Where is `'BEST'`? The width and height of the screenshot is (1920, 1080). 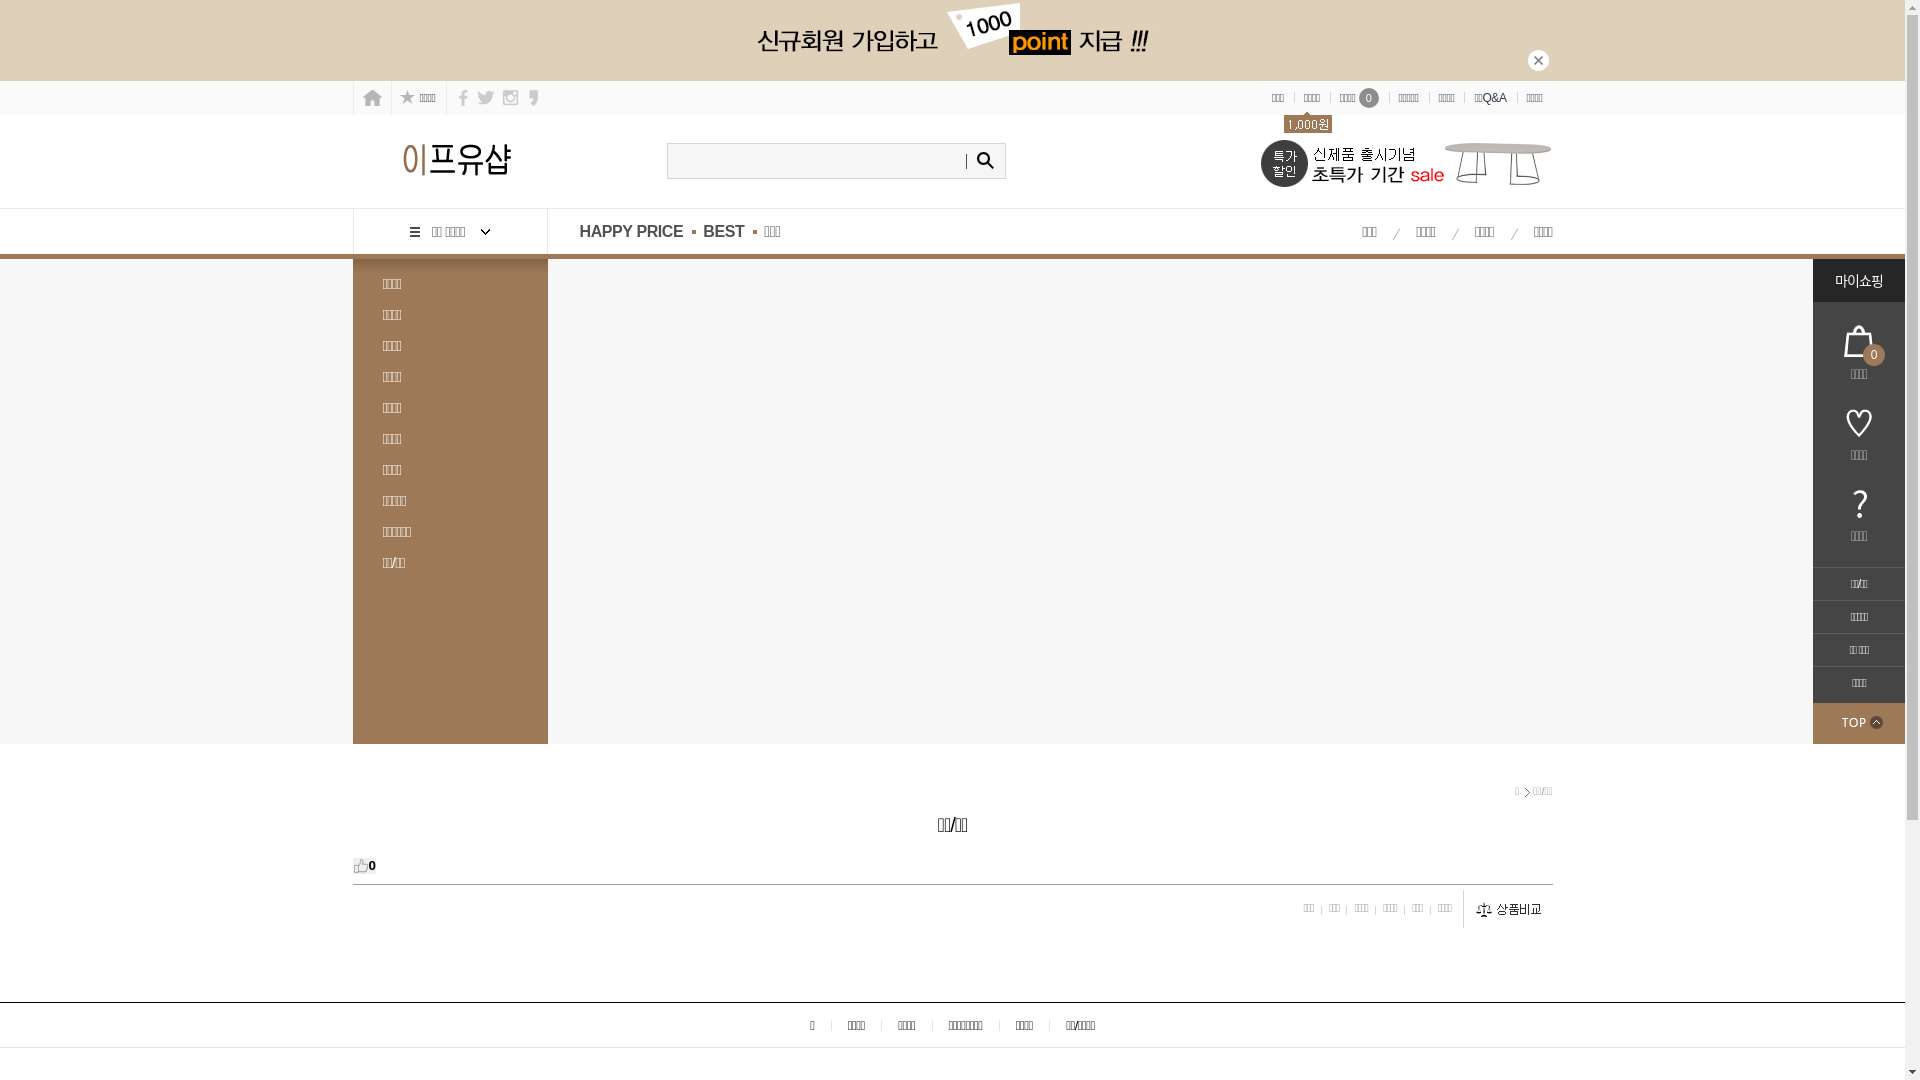
'BEST' is located at coordinates (722, 230).